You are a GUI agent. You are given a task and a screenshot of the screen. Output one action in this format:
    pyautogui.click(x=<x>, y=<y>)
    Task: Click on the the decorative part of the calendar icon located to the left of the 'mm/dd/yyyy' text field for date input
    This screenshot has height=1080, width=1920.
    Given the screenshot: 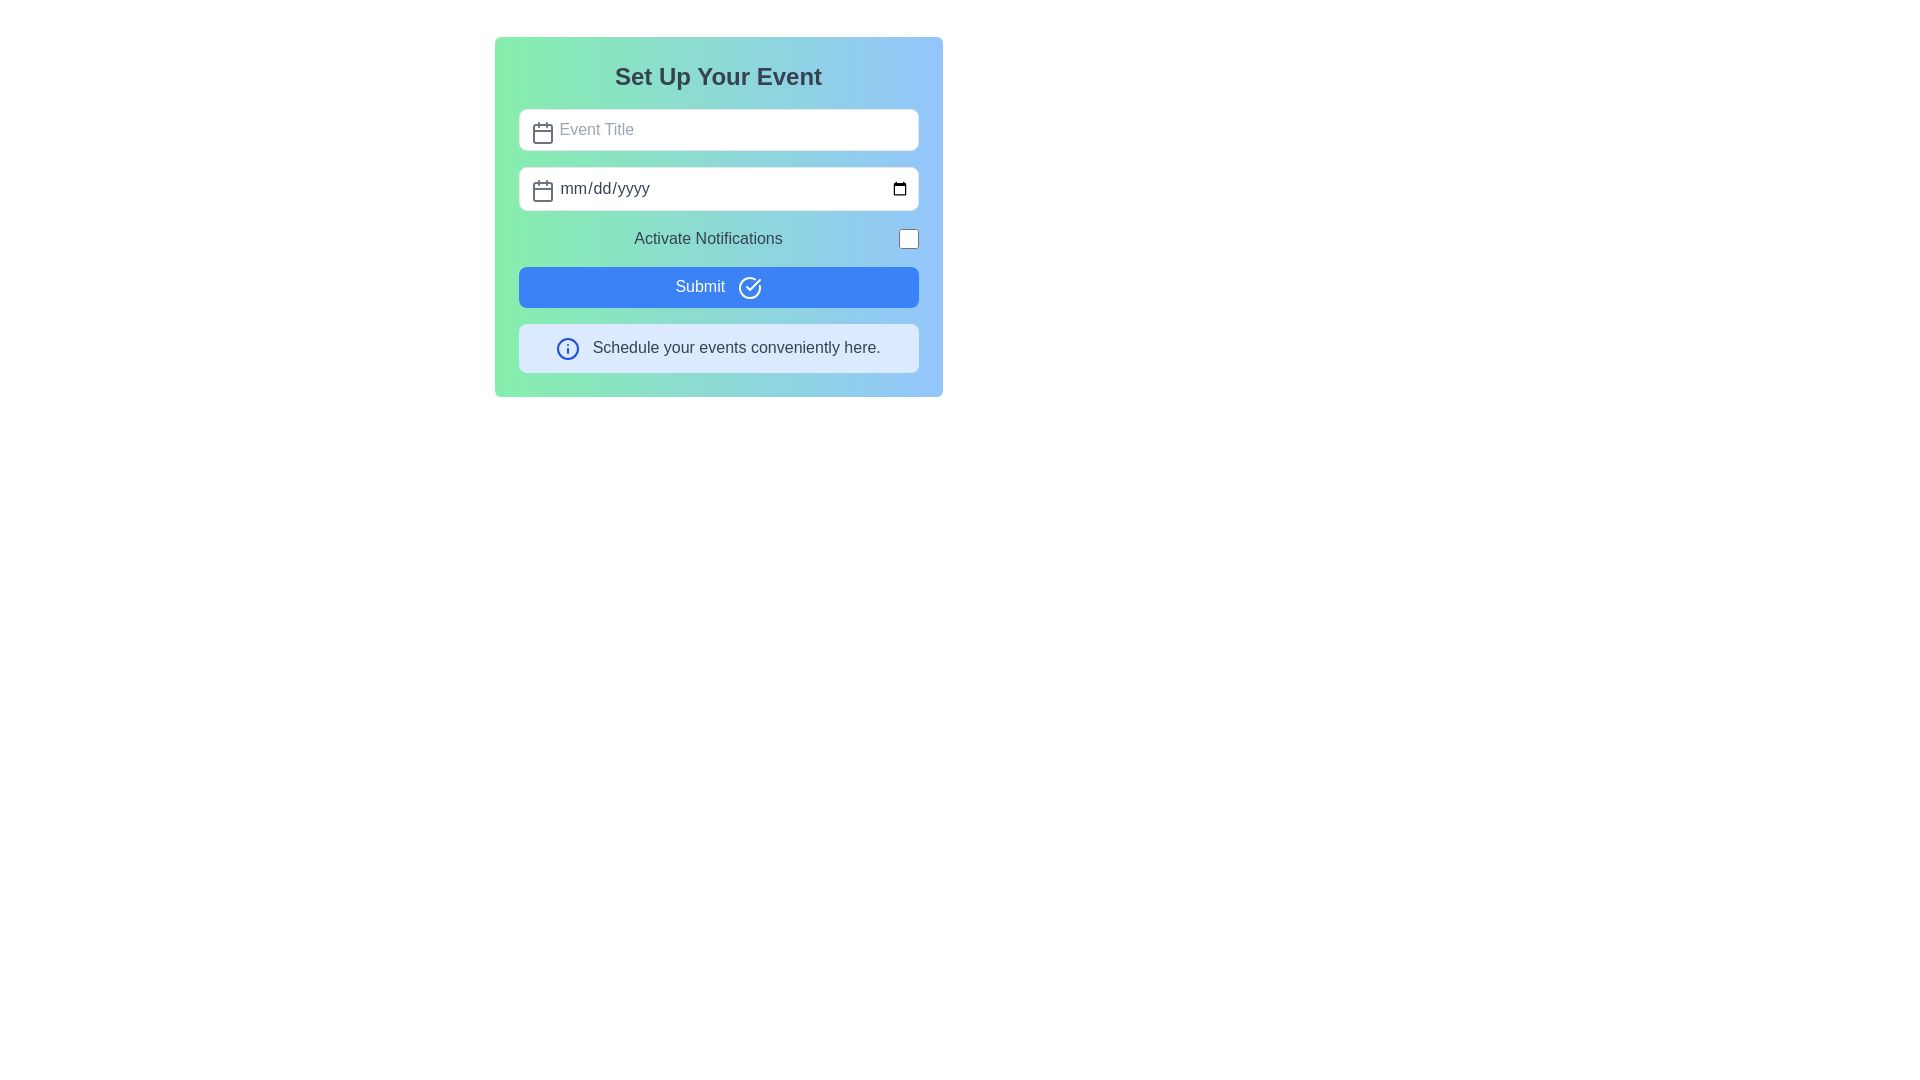 What is the action you would take?
    pyautogui.click(x=542, y=192)
    